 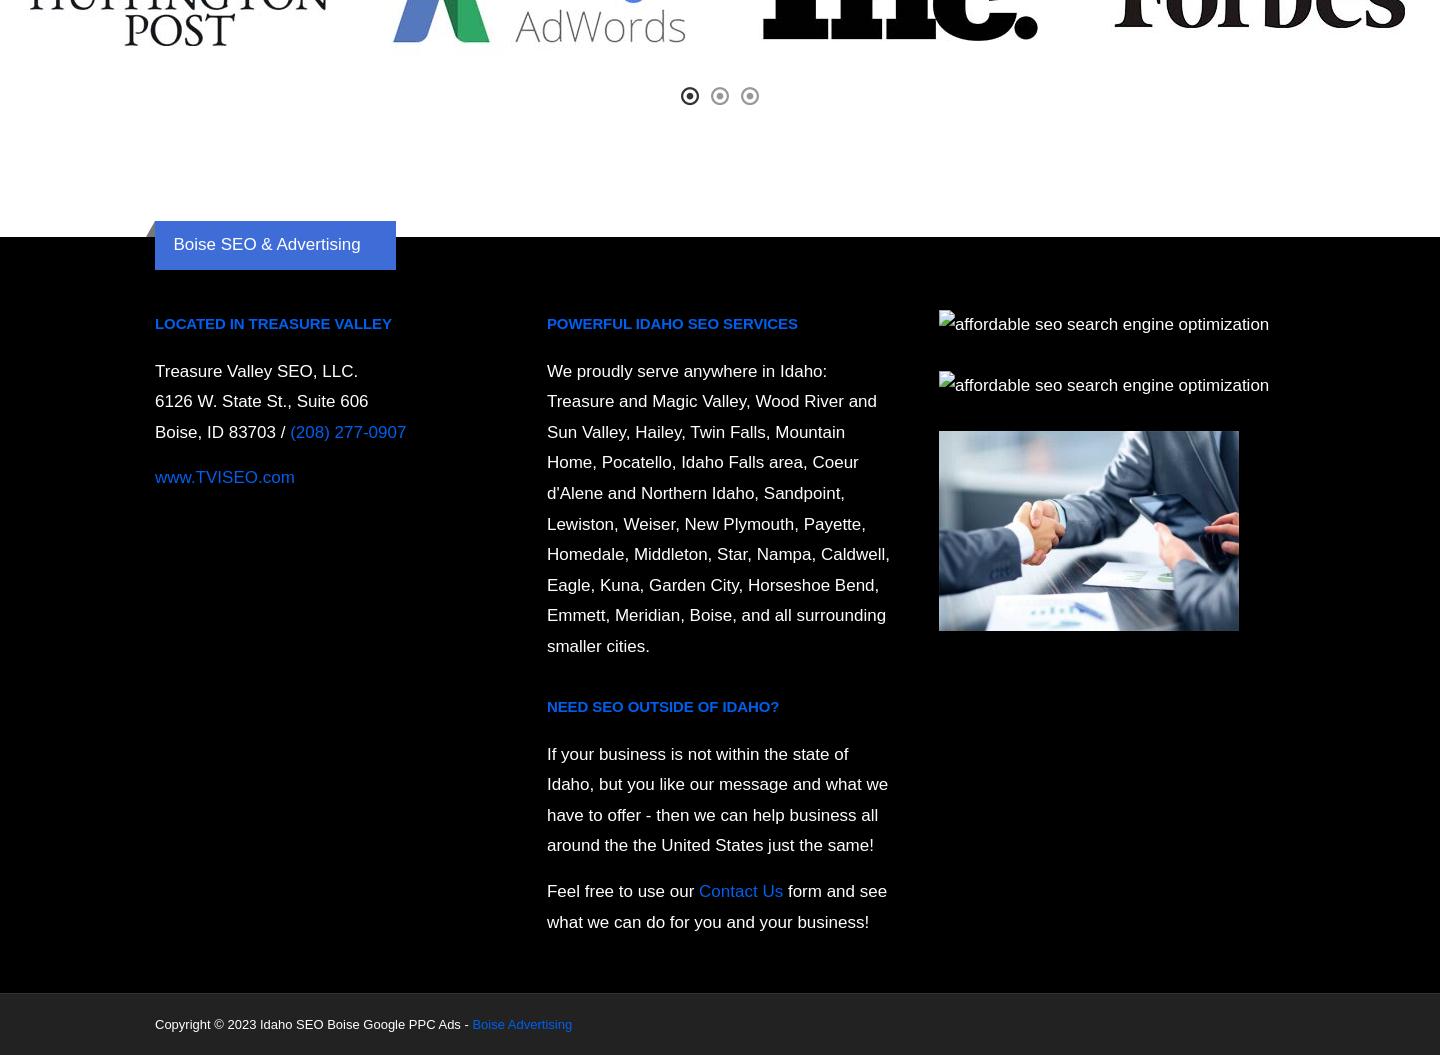 I want to click on 'Treasure Valley SEO, LLC.', so click(x=255, y=370).